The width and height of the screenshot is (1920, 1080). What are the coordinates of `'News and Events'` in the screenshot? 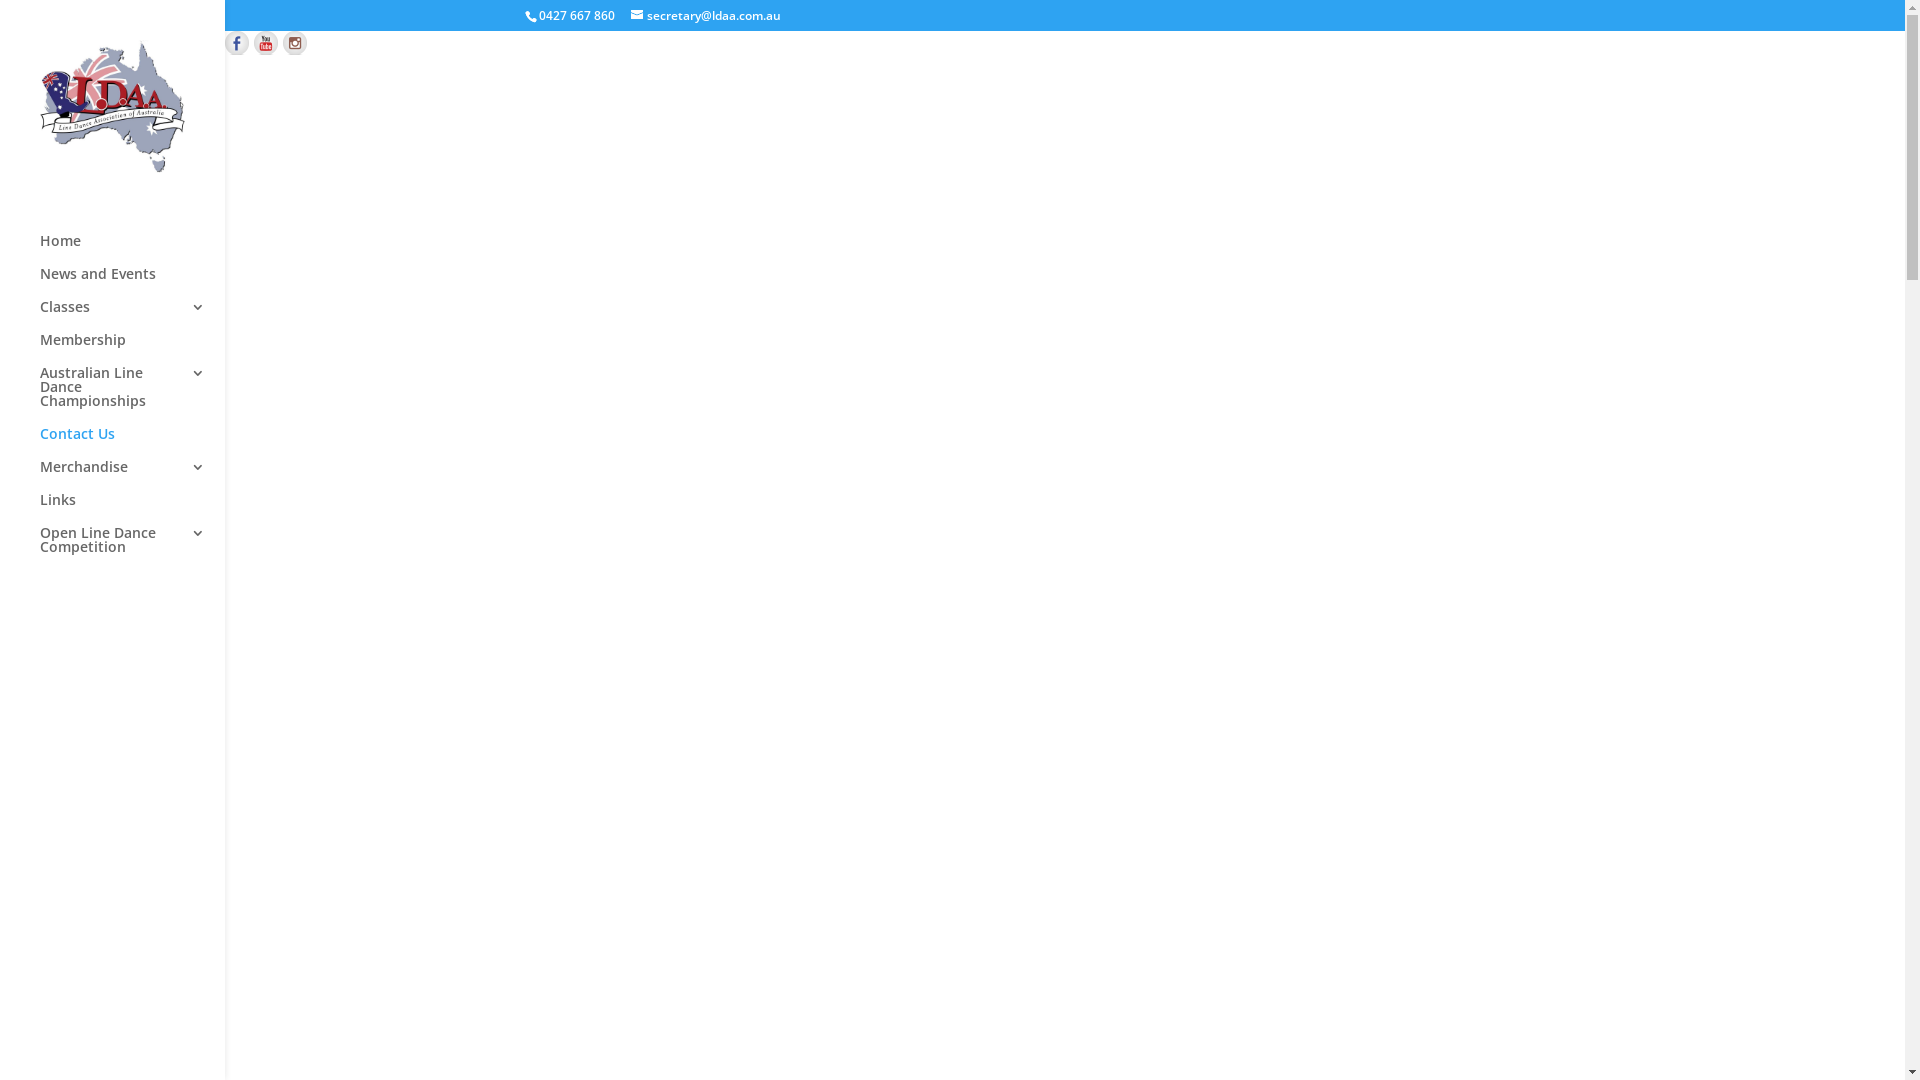 It's located at (39, 283).